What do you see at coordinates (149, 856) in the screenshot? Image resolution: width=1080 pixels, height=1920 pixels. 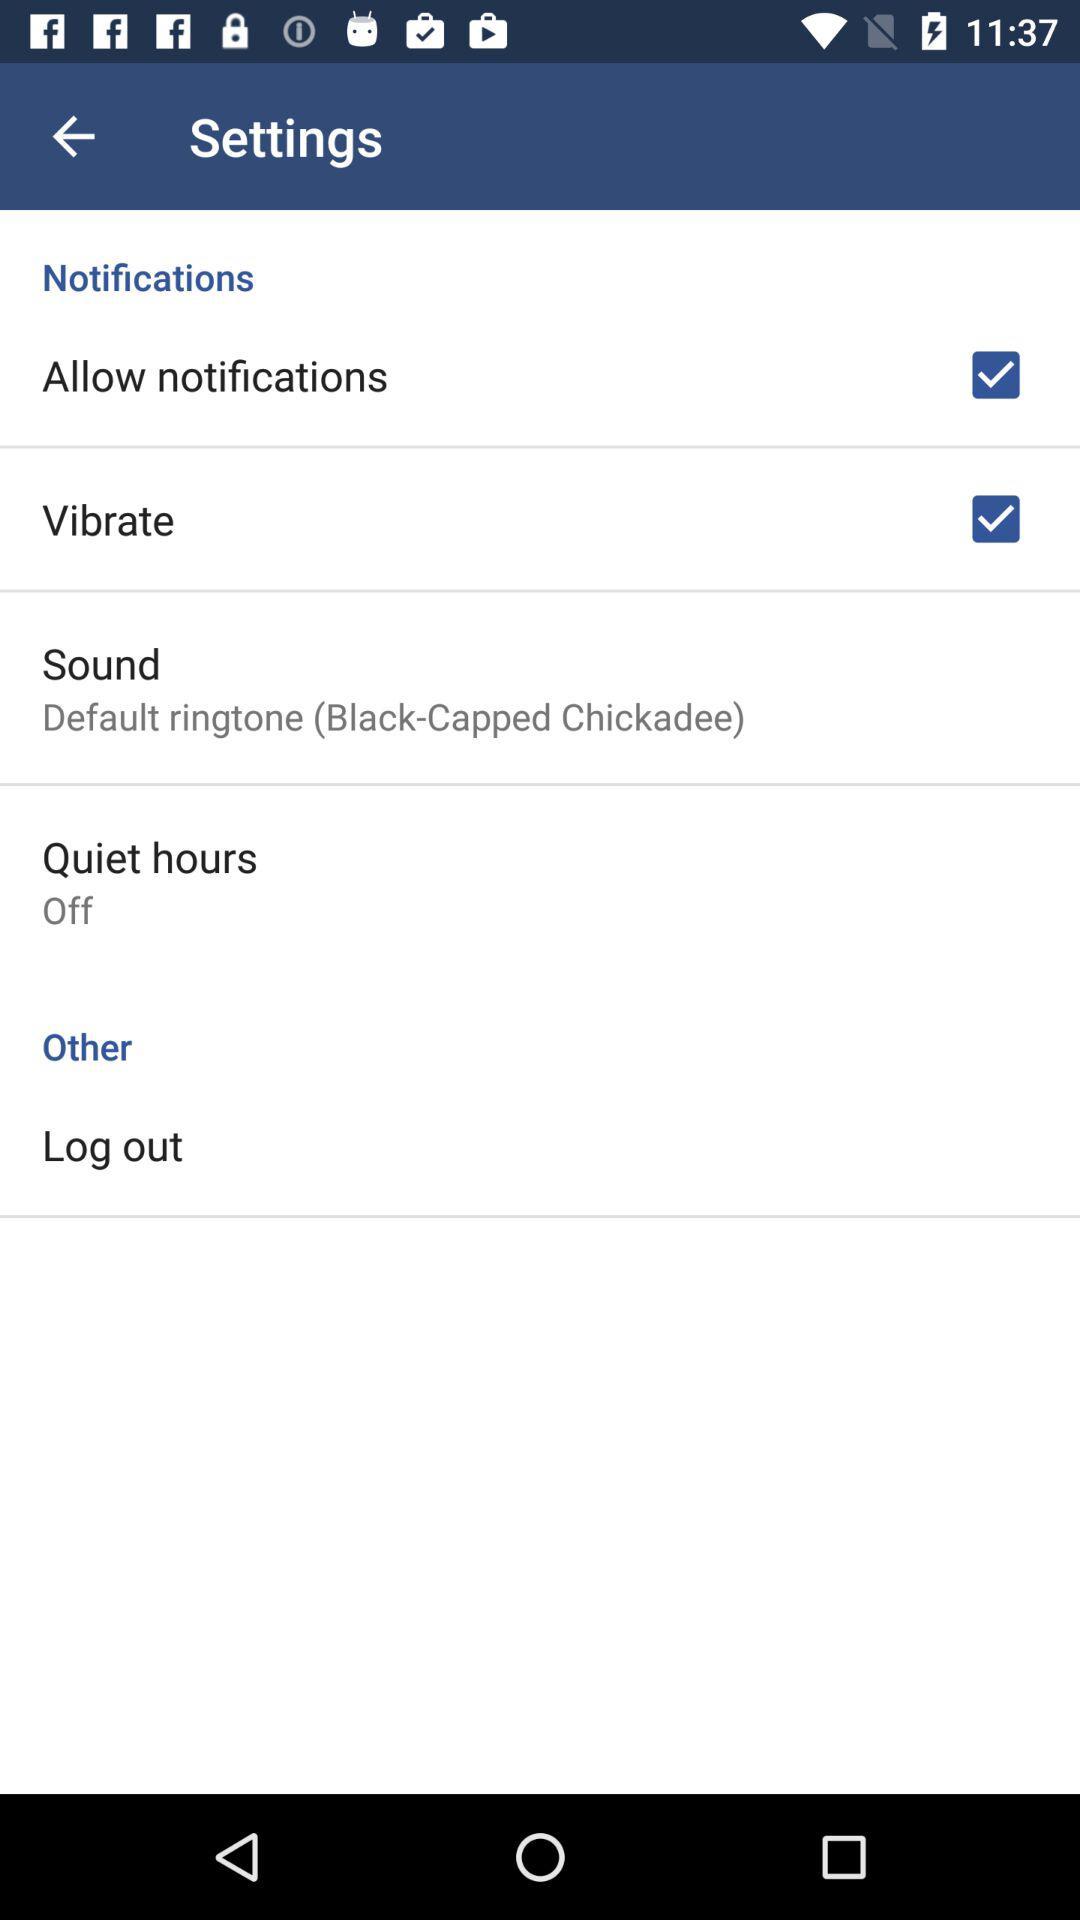 I see `quiet hours icon` at bounding box center [149, 856].